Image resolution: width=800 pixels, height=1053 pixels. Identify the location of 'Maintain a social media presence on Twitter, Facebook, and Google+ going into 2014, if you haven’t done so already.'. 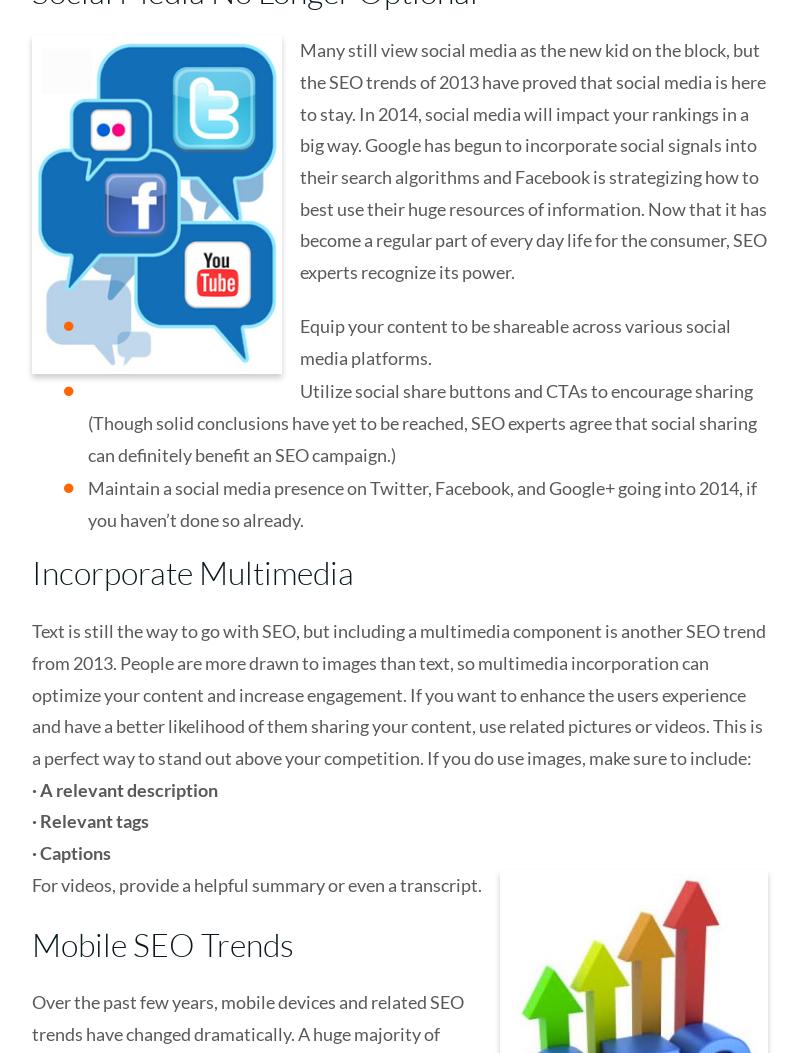
(422, 503).